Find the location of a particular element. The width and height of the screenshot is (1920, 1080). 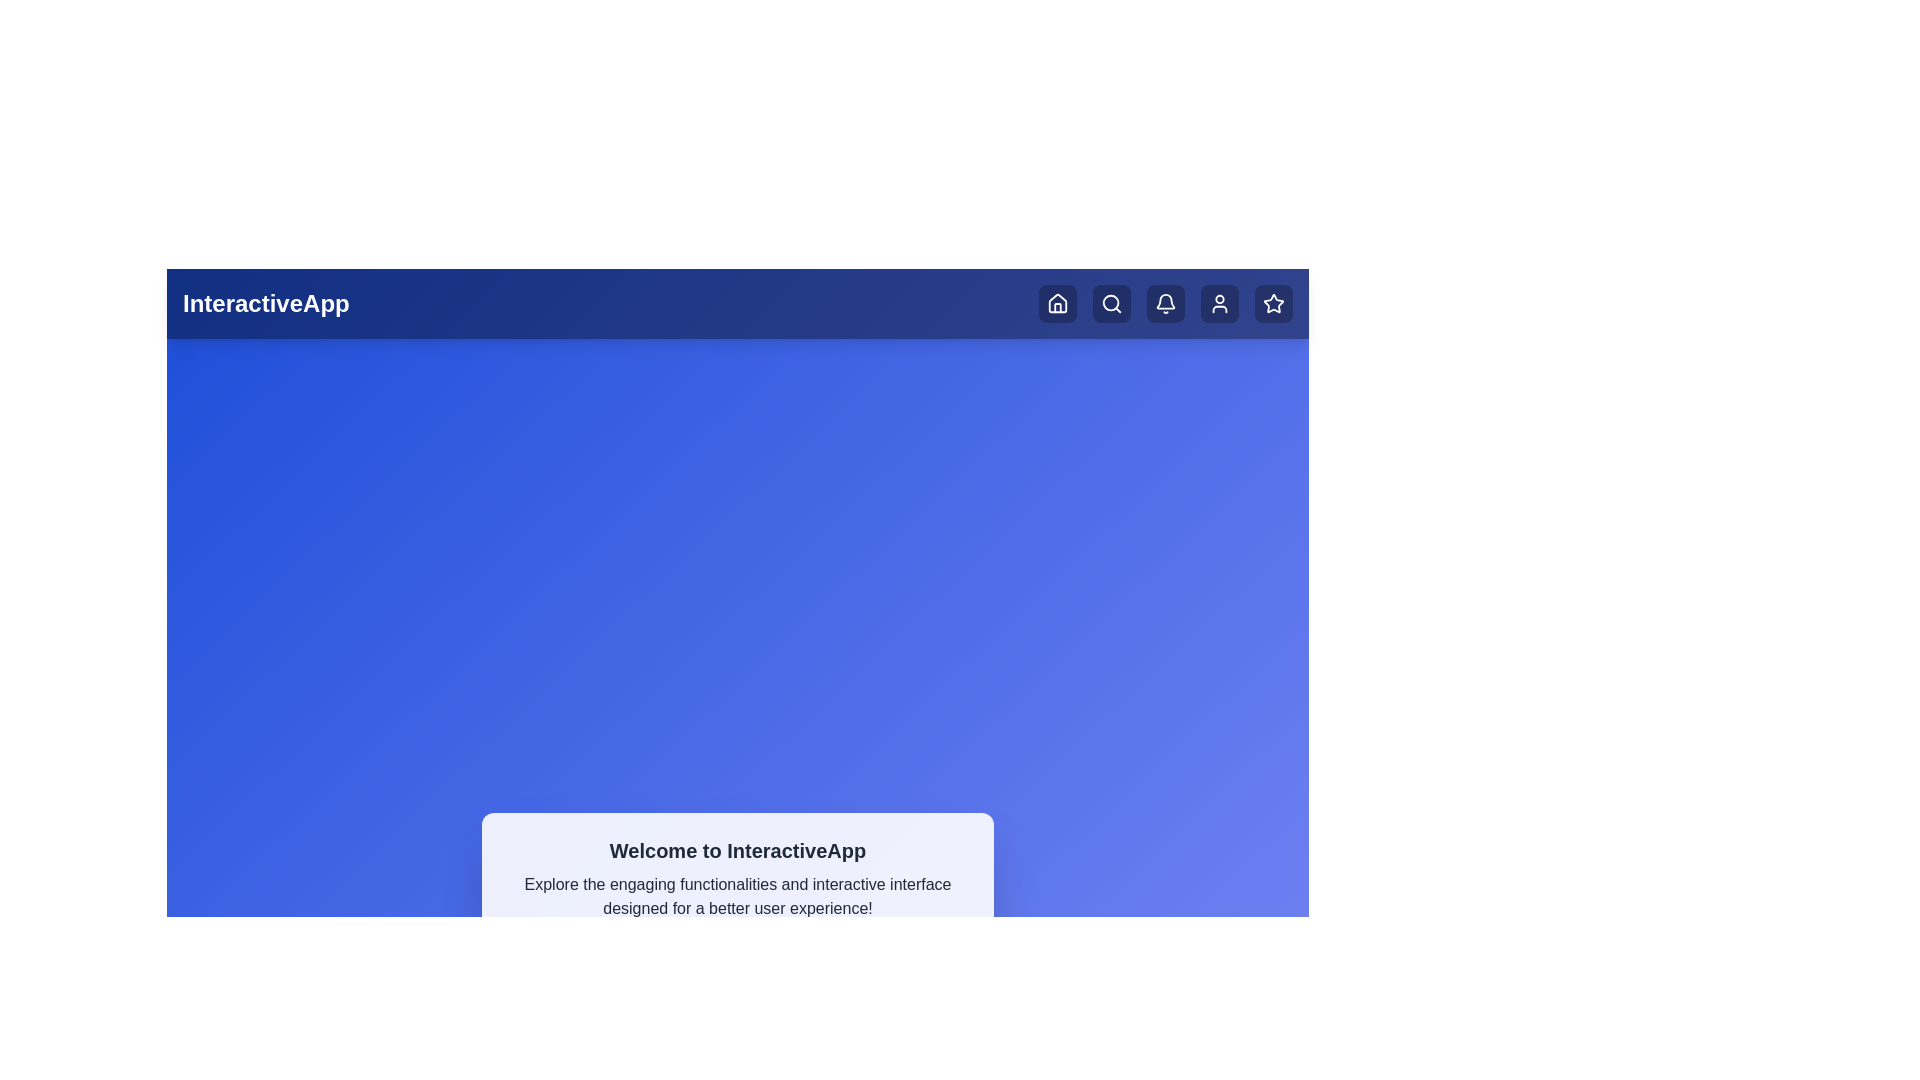

the profile navigation button to navigate to the respective section is located at coordinates (1218, 304).